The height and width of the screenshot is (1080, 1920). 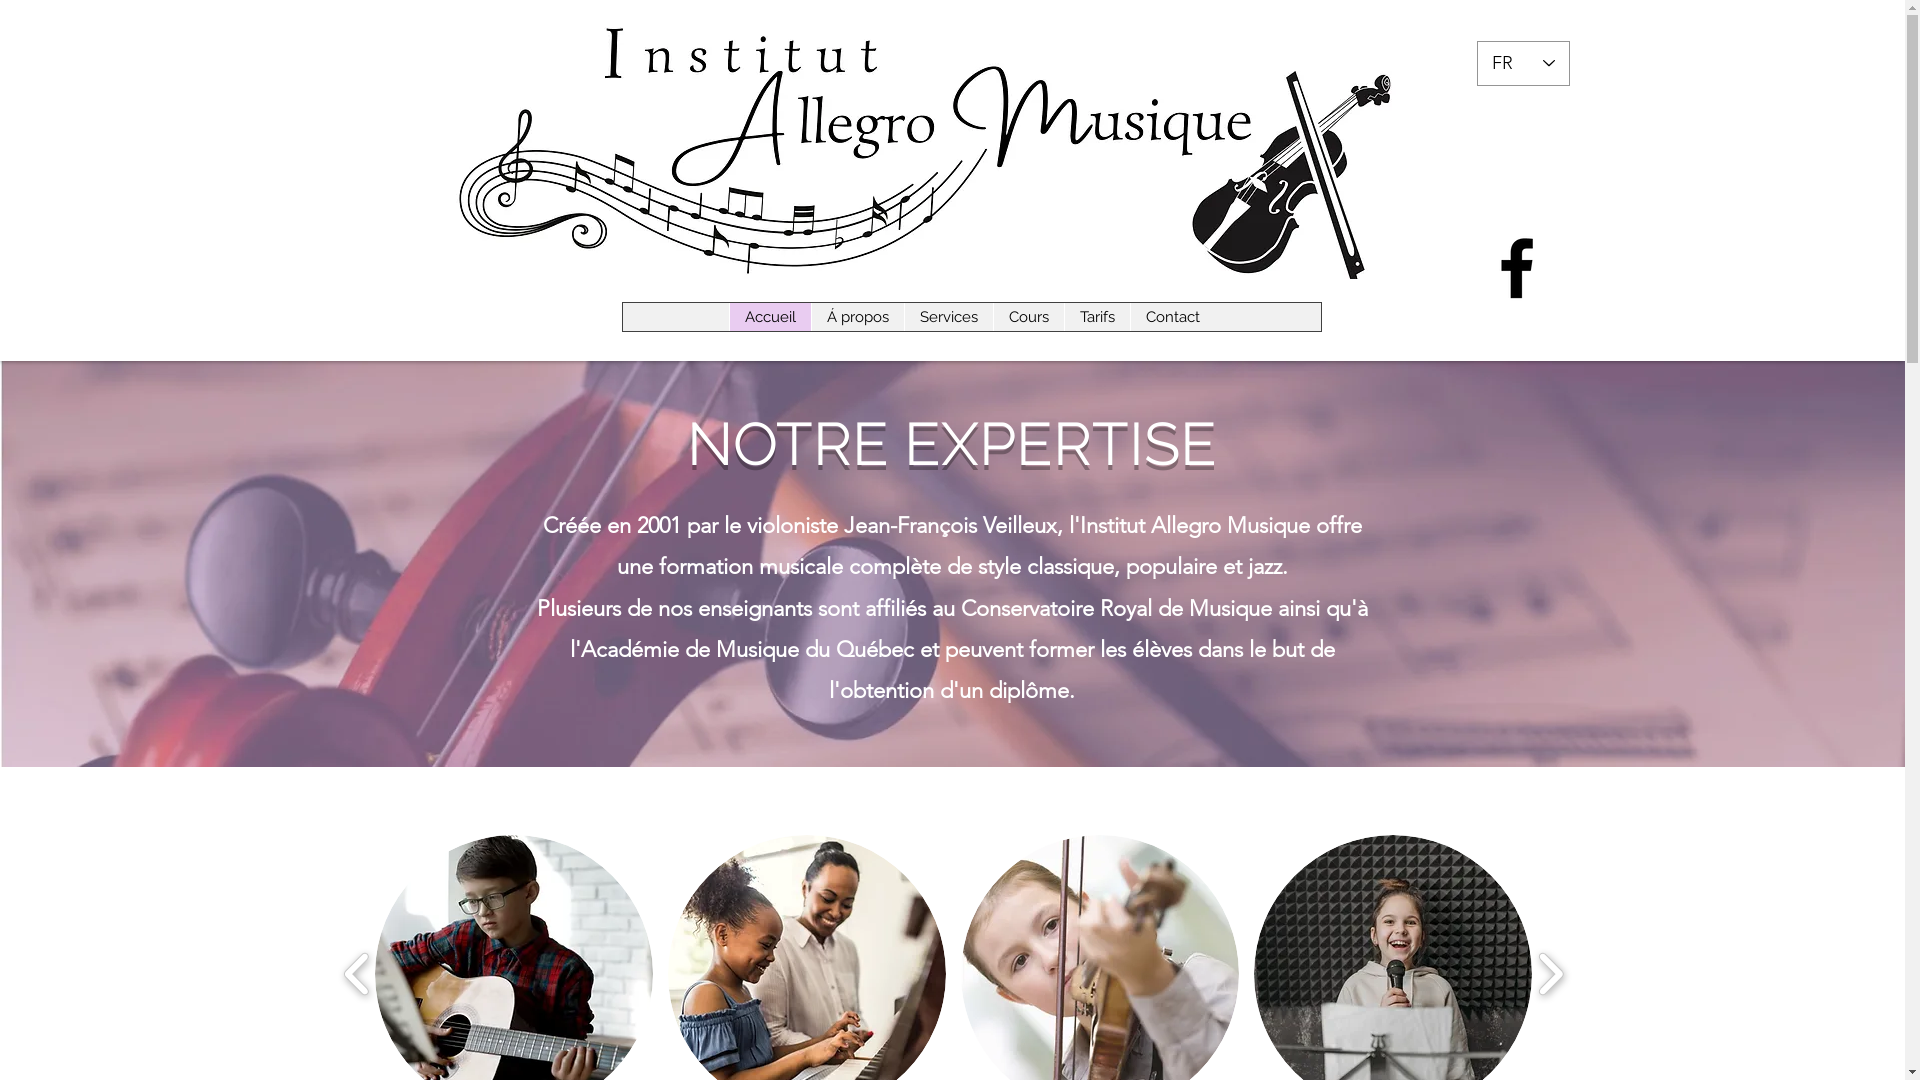 I want to click on 'Services', so click(x=947, y=315).